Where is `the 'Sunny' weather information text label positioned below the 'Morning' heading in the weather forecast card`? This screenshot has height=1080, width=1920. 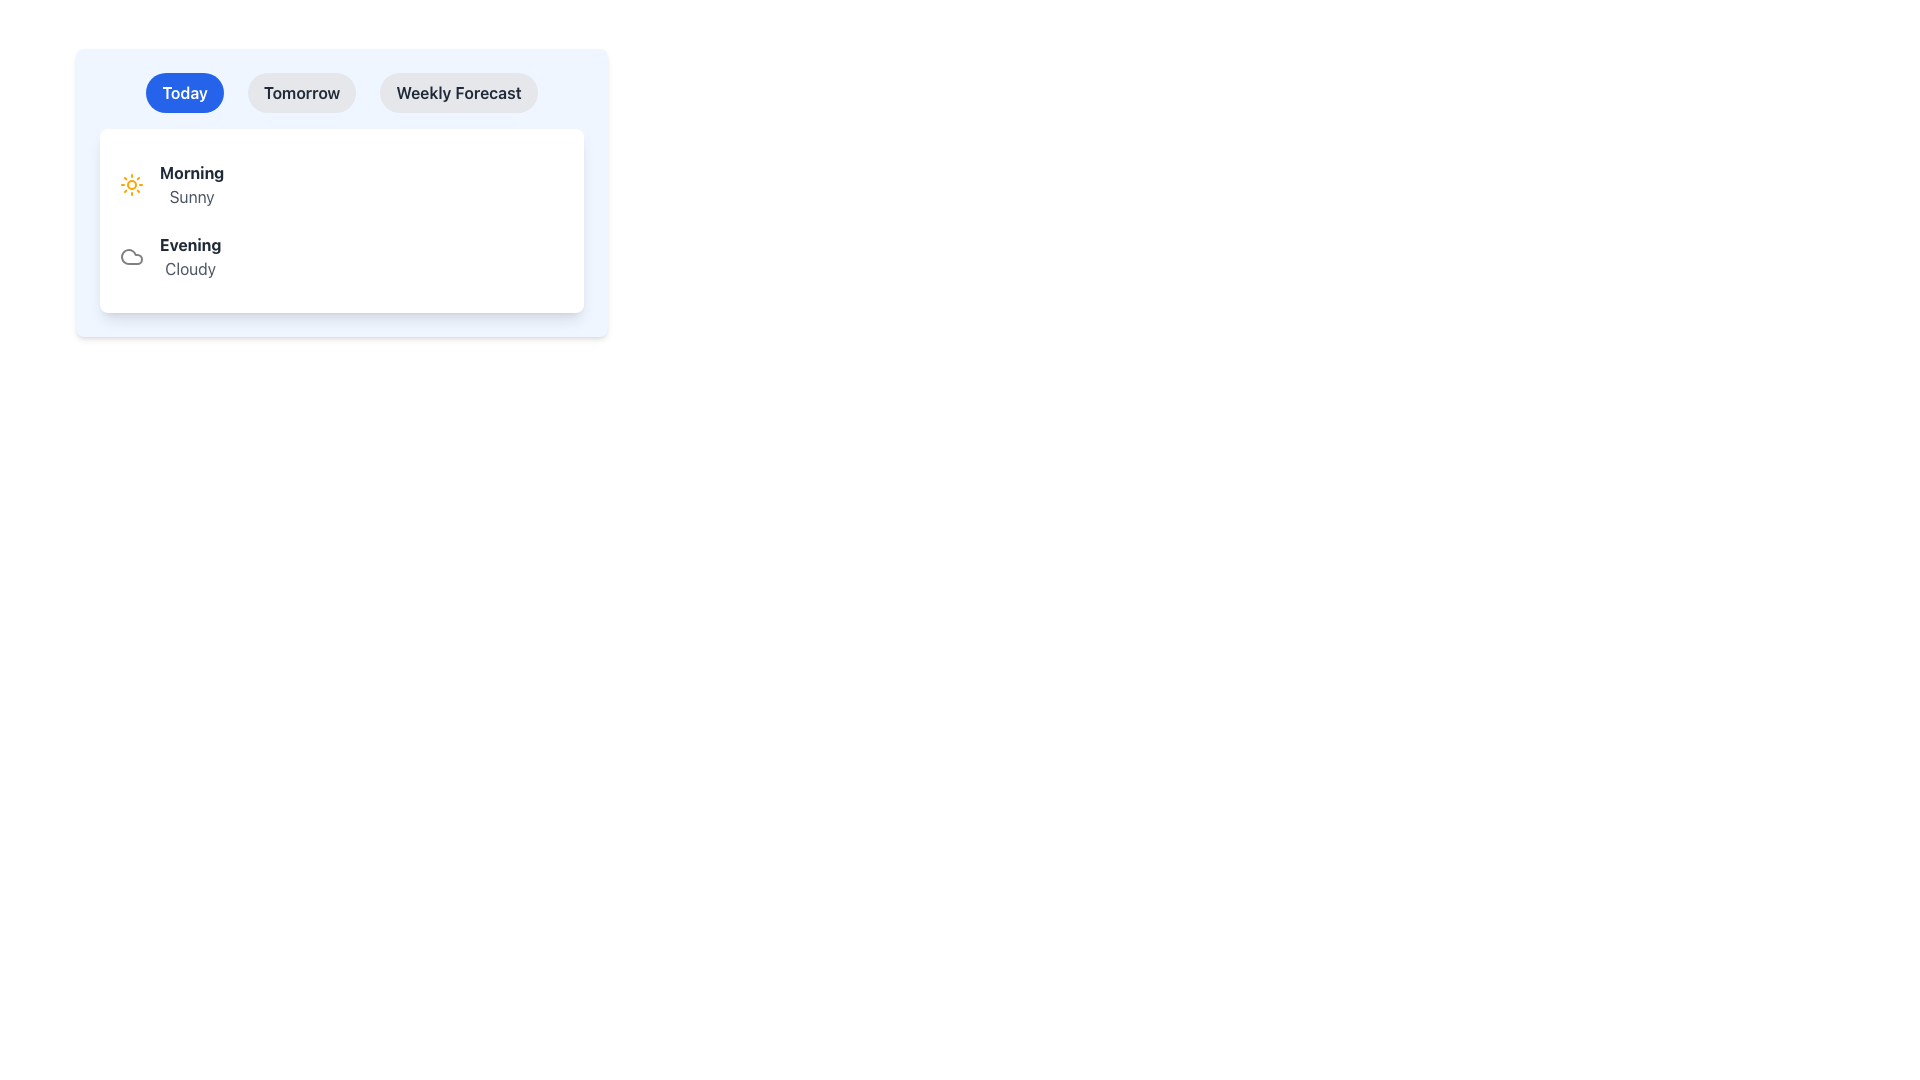
the 'Sunny' weather information text label positioned below the 'Morning' heading in the weather forecast card is located at coordinates (192, 196).